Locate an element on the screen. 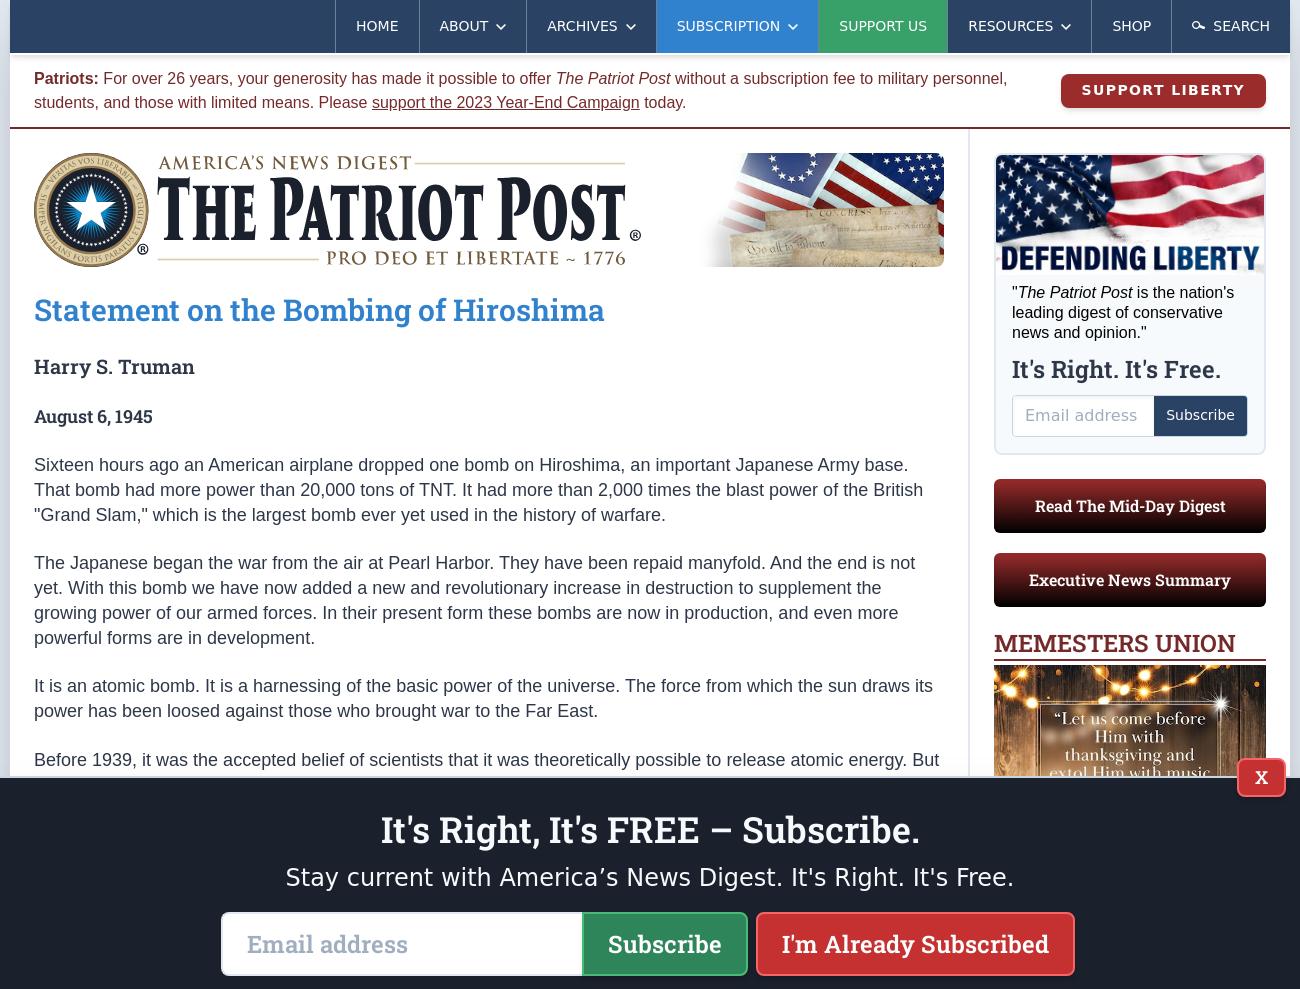 The image size is (1300, 989). 'is the nation's leading digest of conservative news and opinion."' is located at coordinates (1121, 311).